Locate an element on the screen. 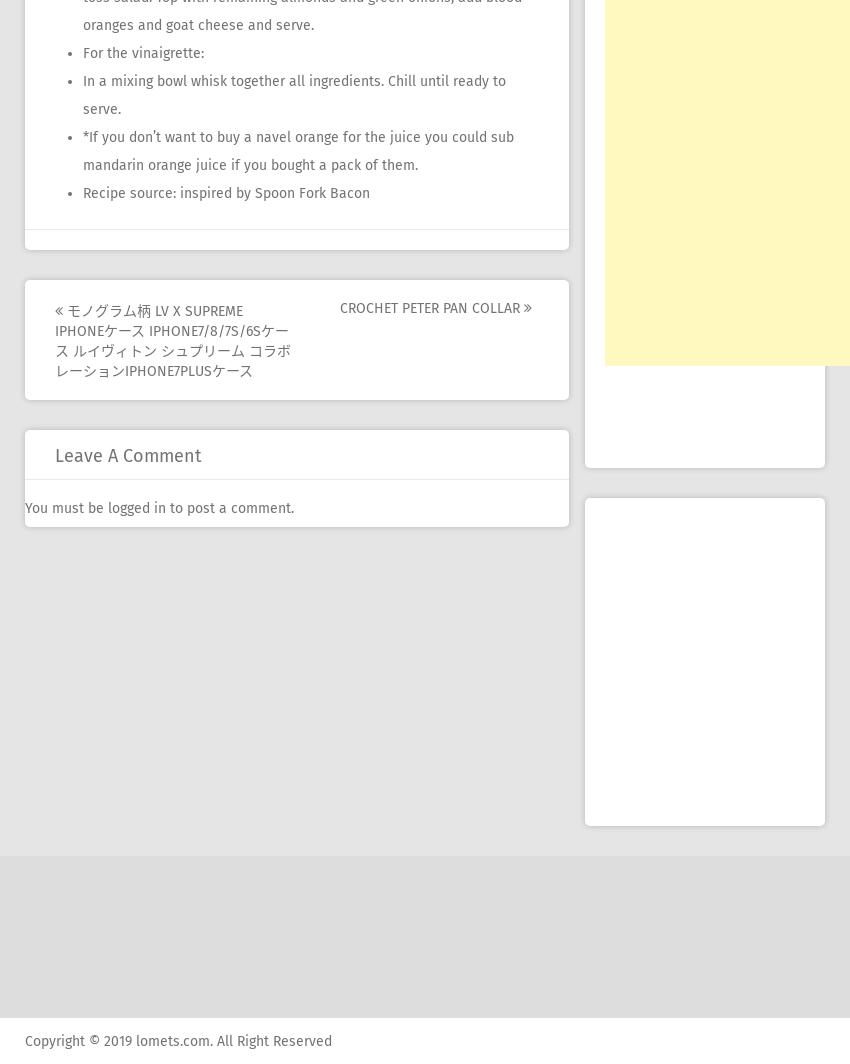  'to post a comment.' is located at coordinates (230, 508).